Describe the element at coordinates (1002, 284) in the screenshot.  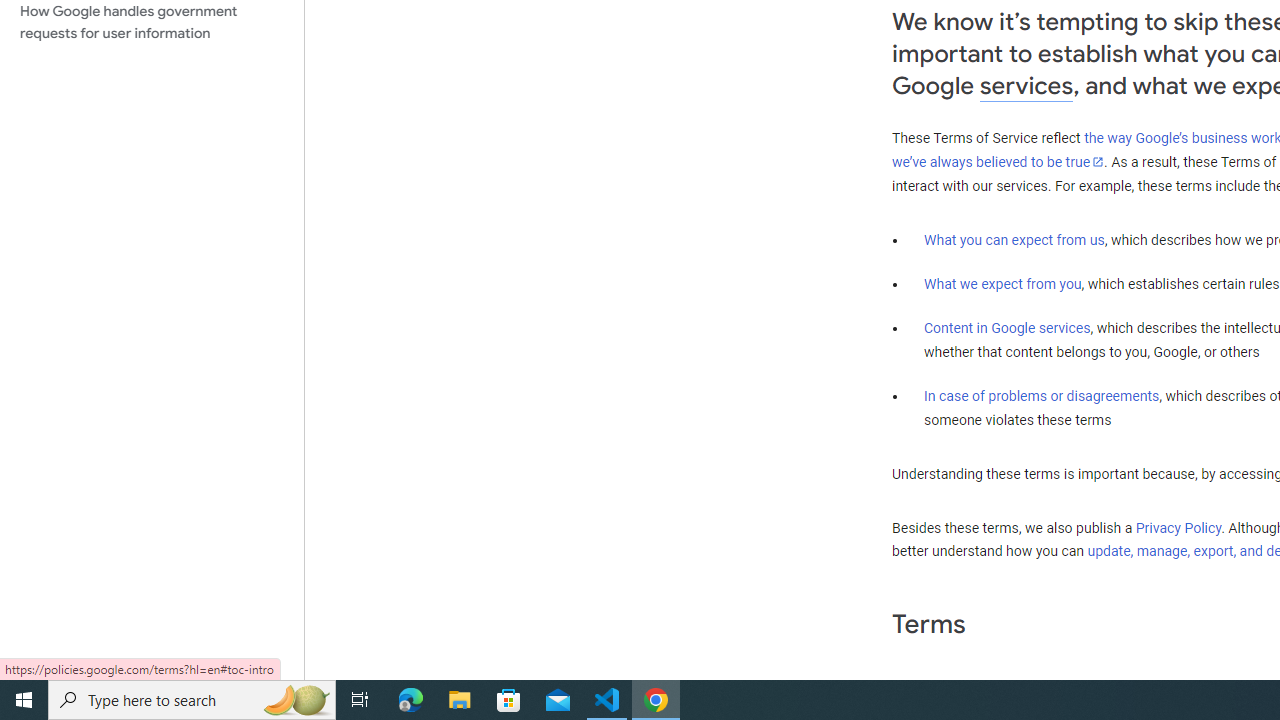
I see `'What we expect from you'` at that location.